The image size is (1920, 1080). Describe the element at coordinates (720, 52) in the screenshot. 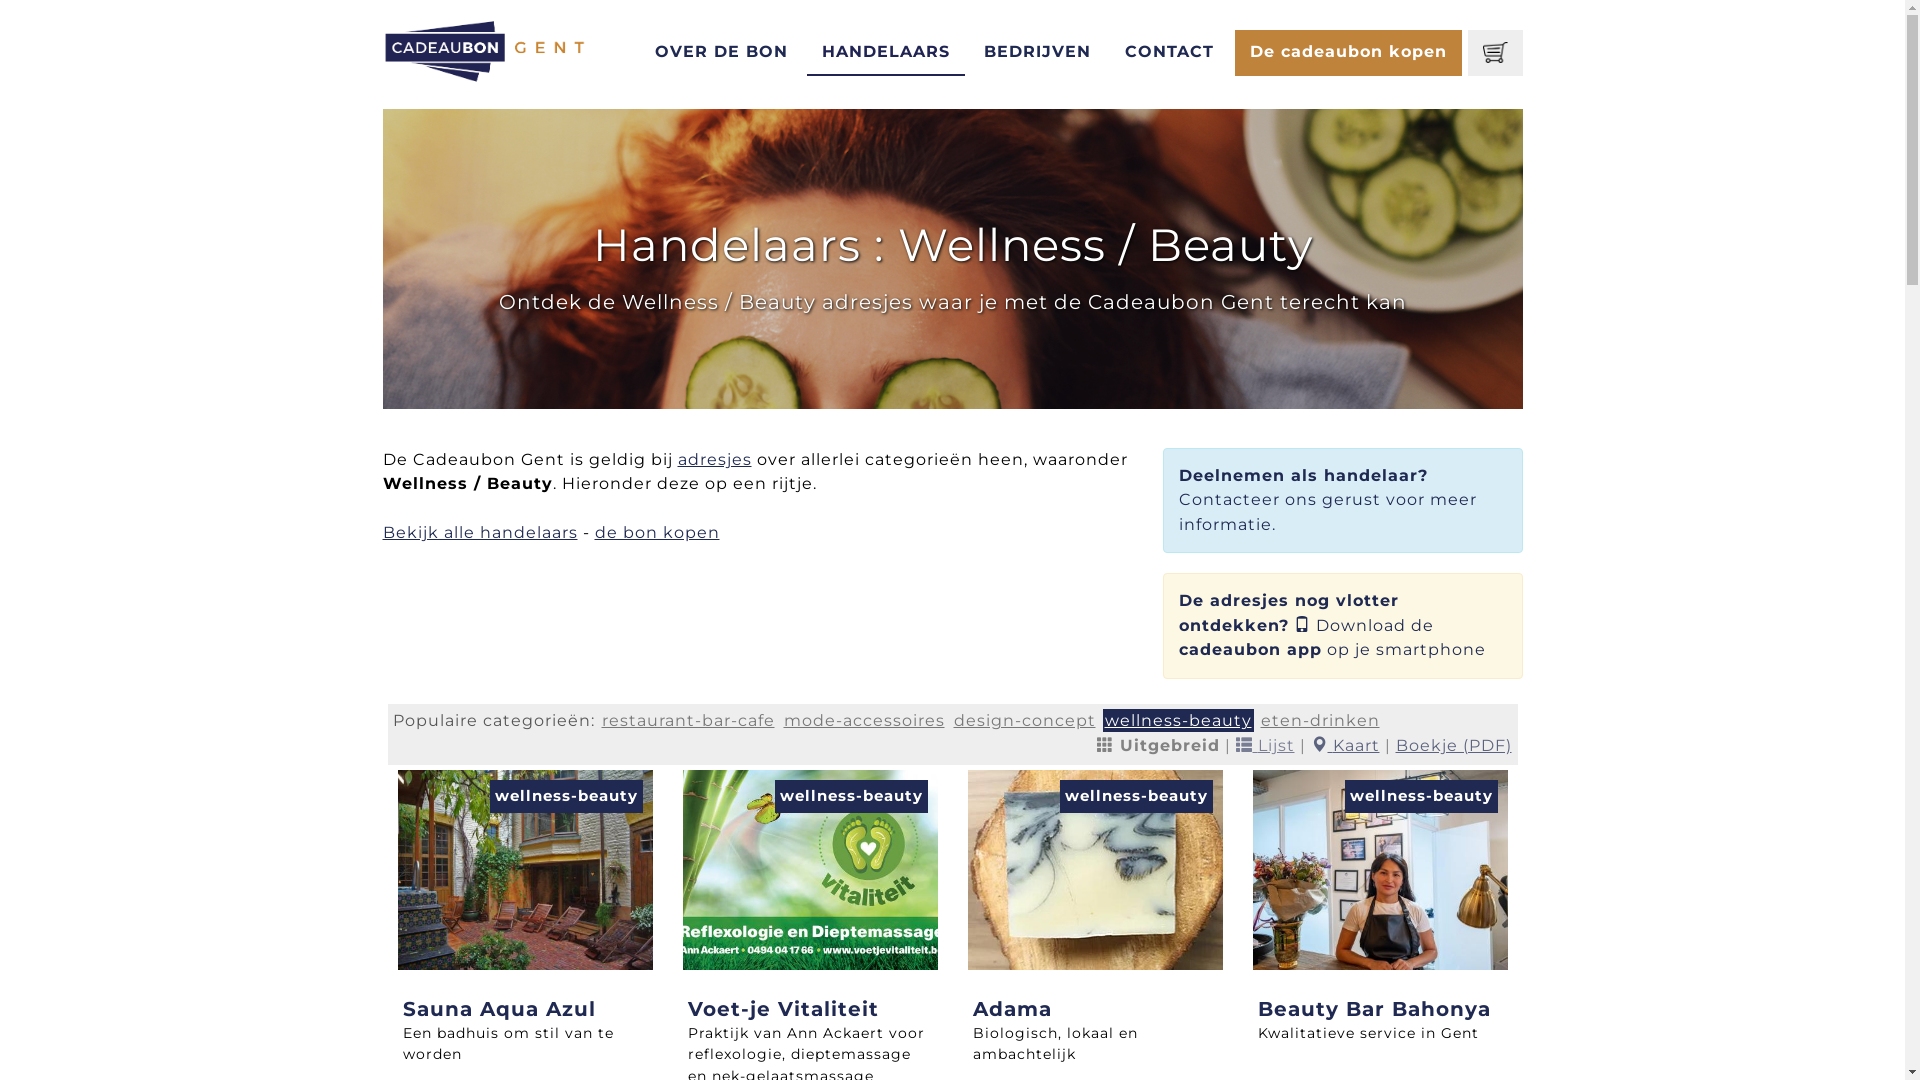

I see `'OVER DE BON'` at that location.